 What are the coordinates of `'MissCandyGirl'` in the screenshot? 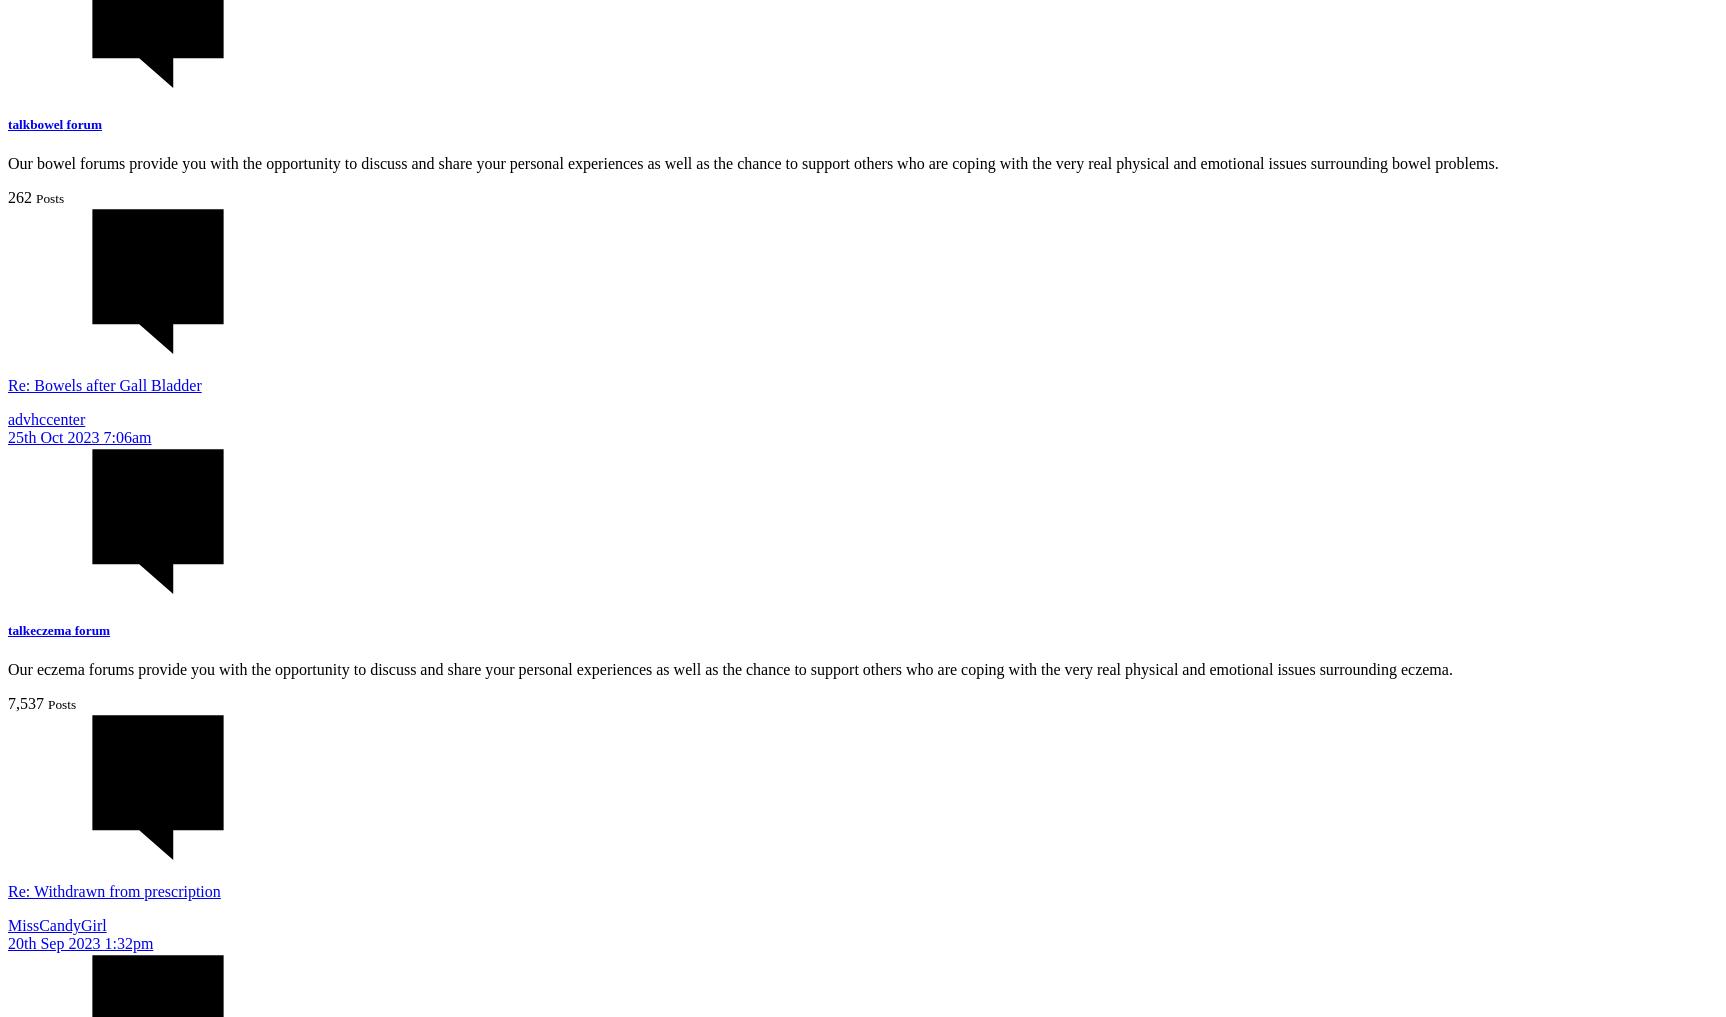 It's located at (56, 924).